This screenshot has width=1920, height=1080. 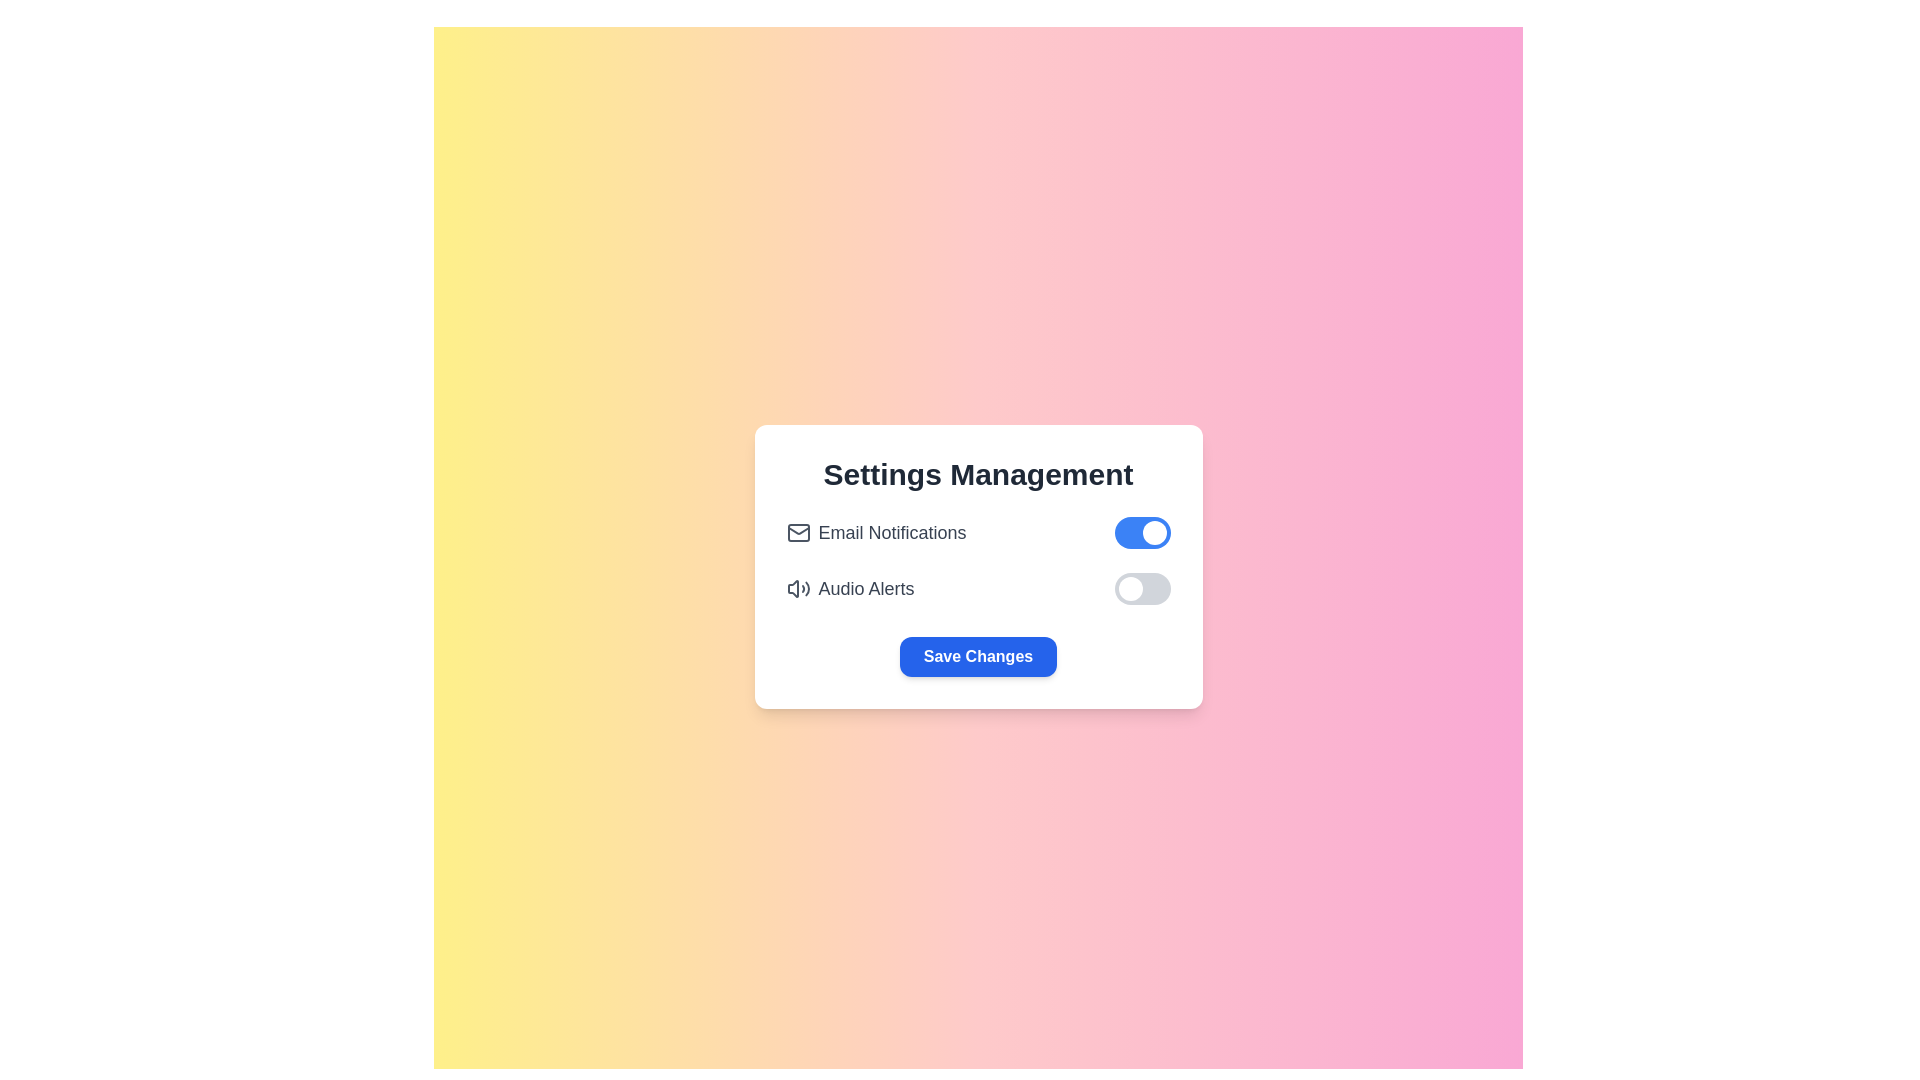 I want to click on the icons within the Grouped control panel with toggle switches for more details about email notifications and audio alerts, so click(x=978, y=560).